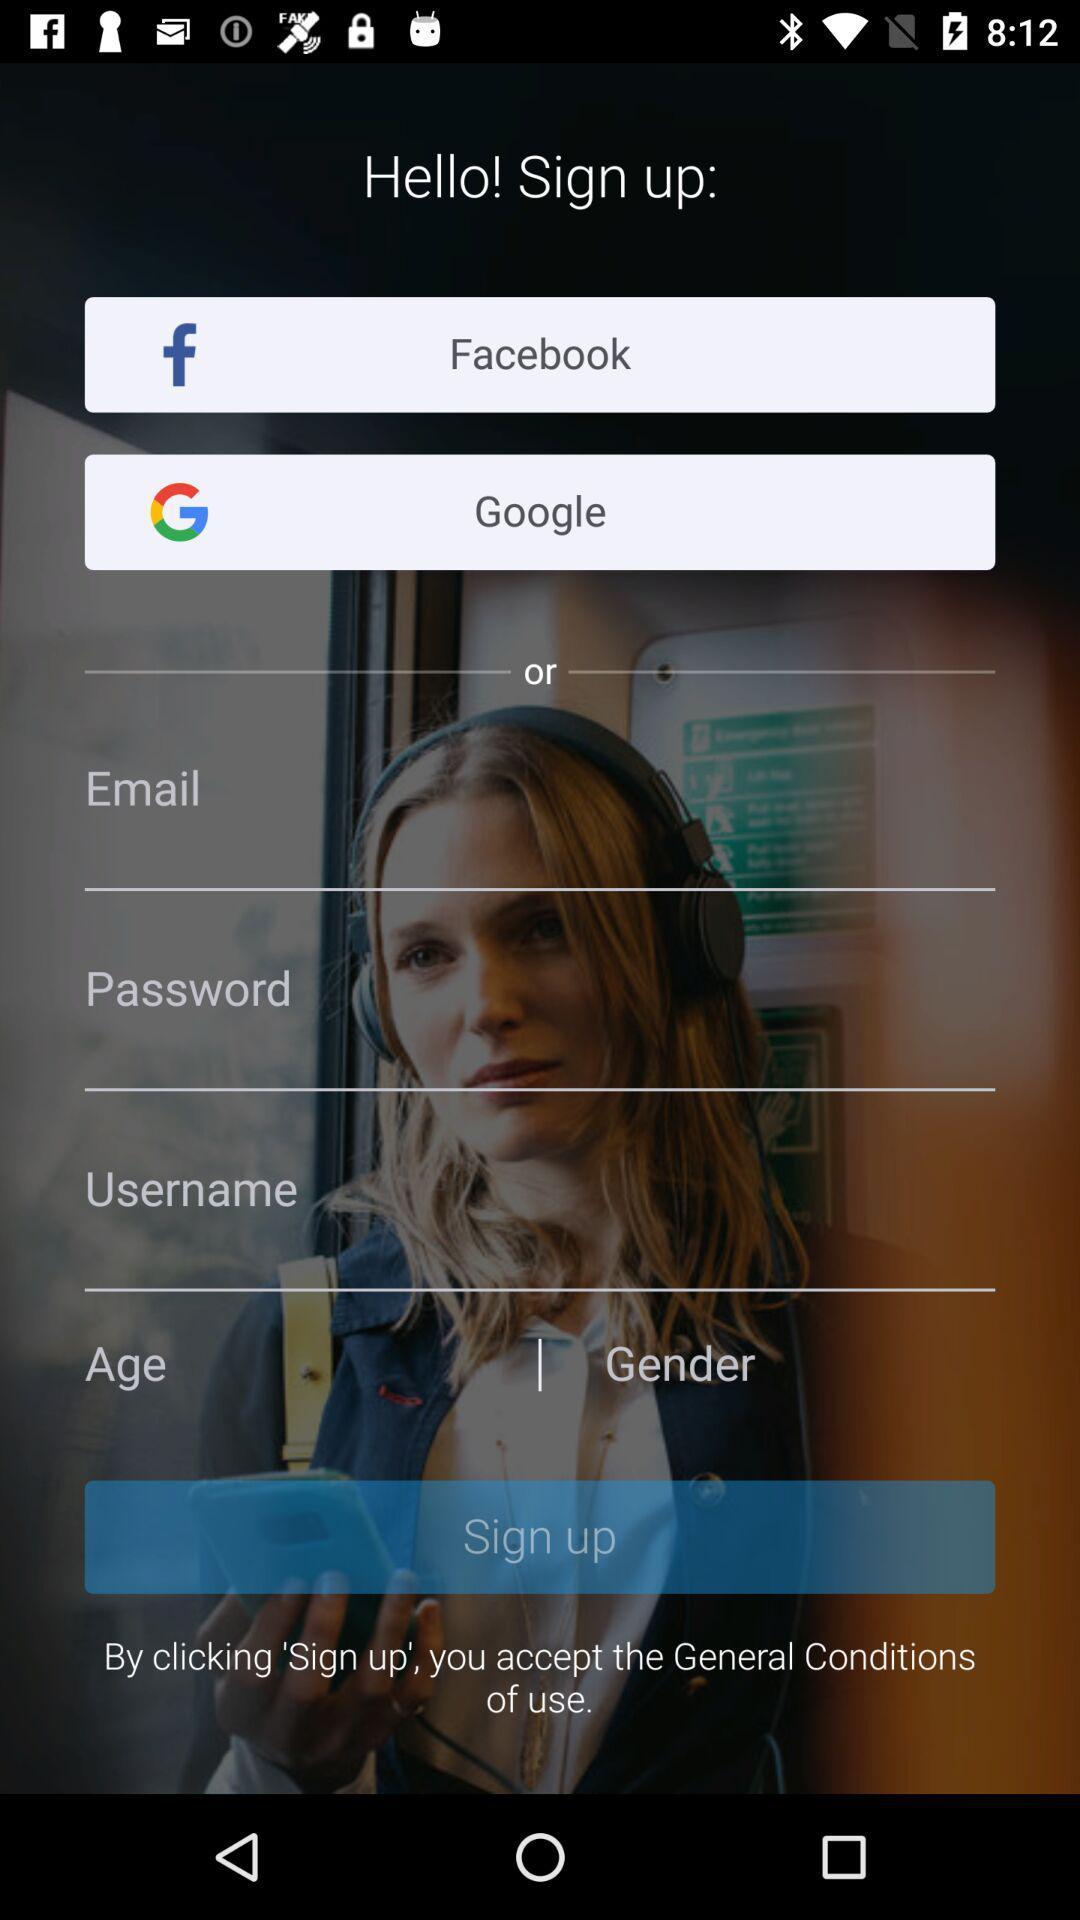 This screenshot has width=1080, height=1920. Describe the element at coordinates (540, 1189) in the screenshot. I see `the name` at that location.